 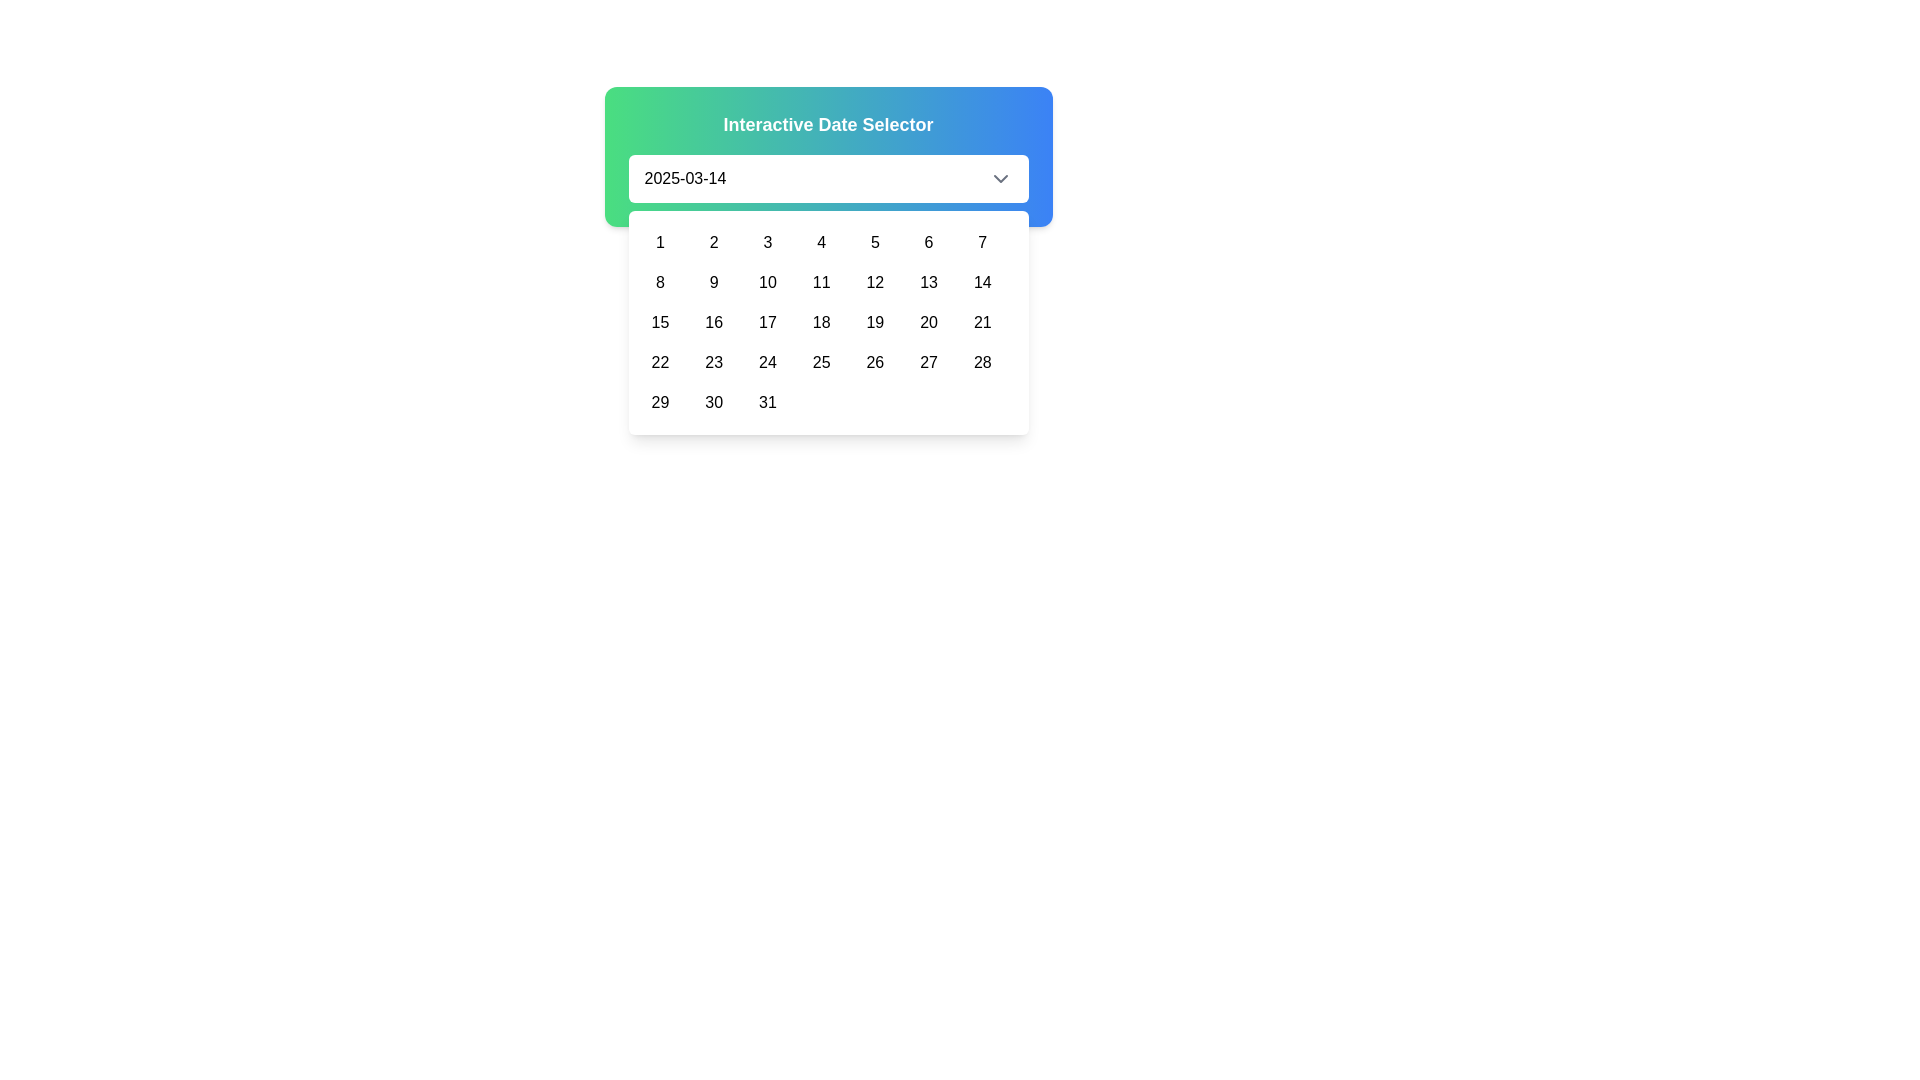 What do you see at coordinates (821, 242) in the screenshot?
I see `the small square button with a rounded border containing the number '4'` at bounding box center [821, 242].